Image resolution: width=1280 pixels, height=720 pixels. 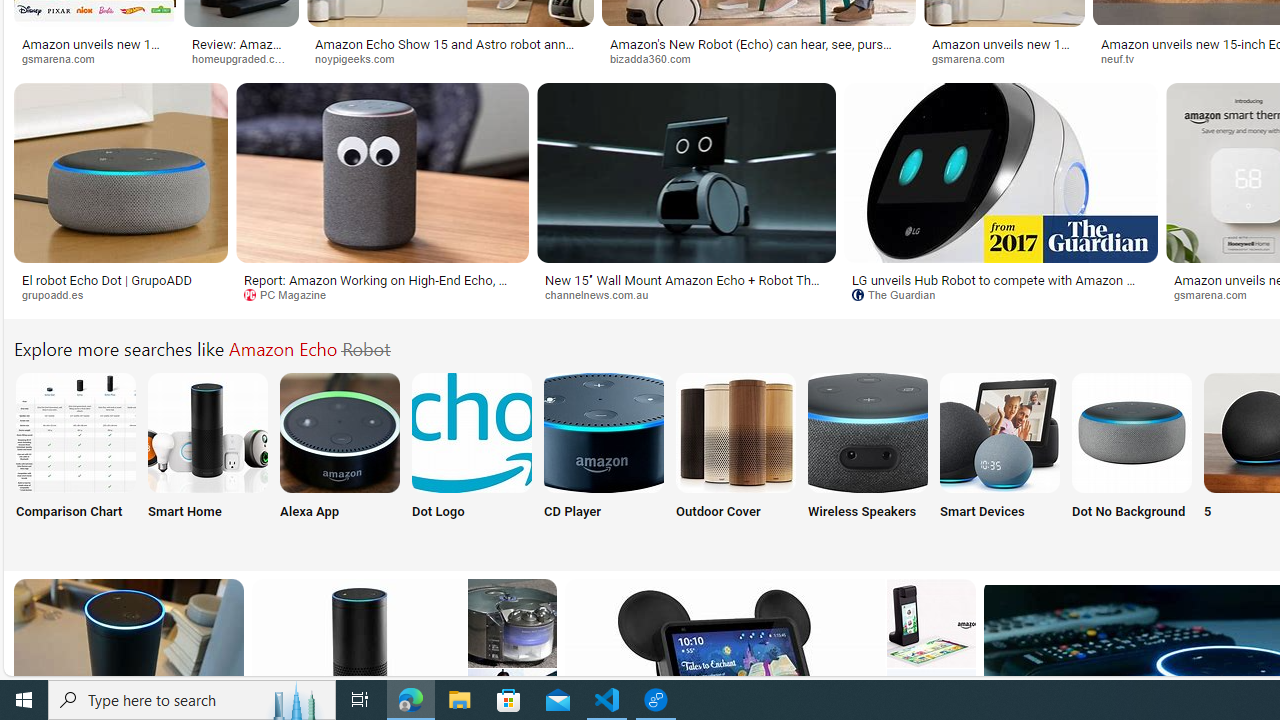 What do you see at coordinates (867, 431) in the screenshot?
I see `'Amazon Echo Wireless Speakers'` at bounding box center [867, 431].